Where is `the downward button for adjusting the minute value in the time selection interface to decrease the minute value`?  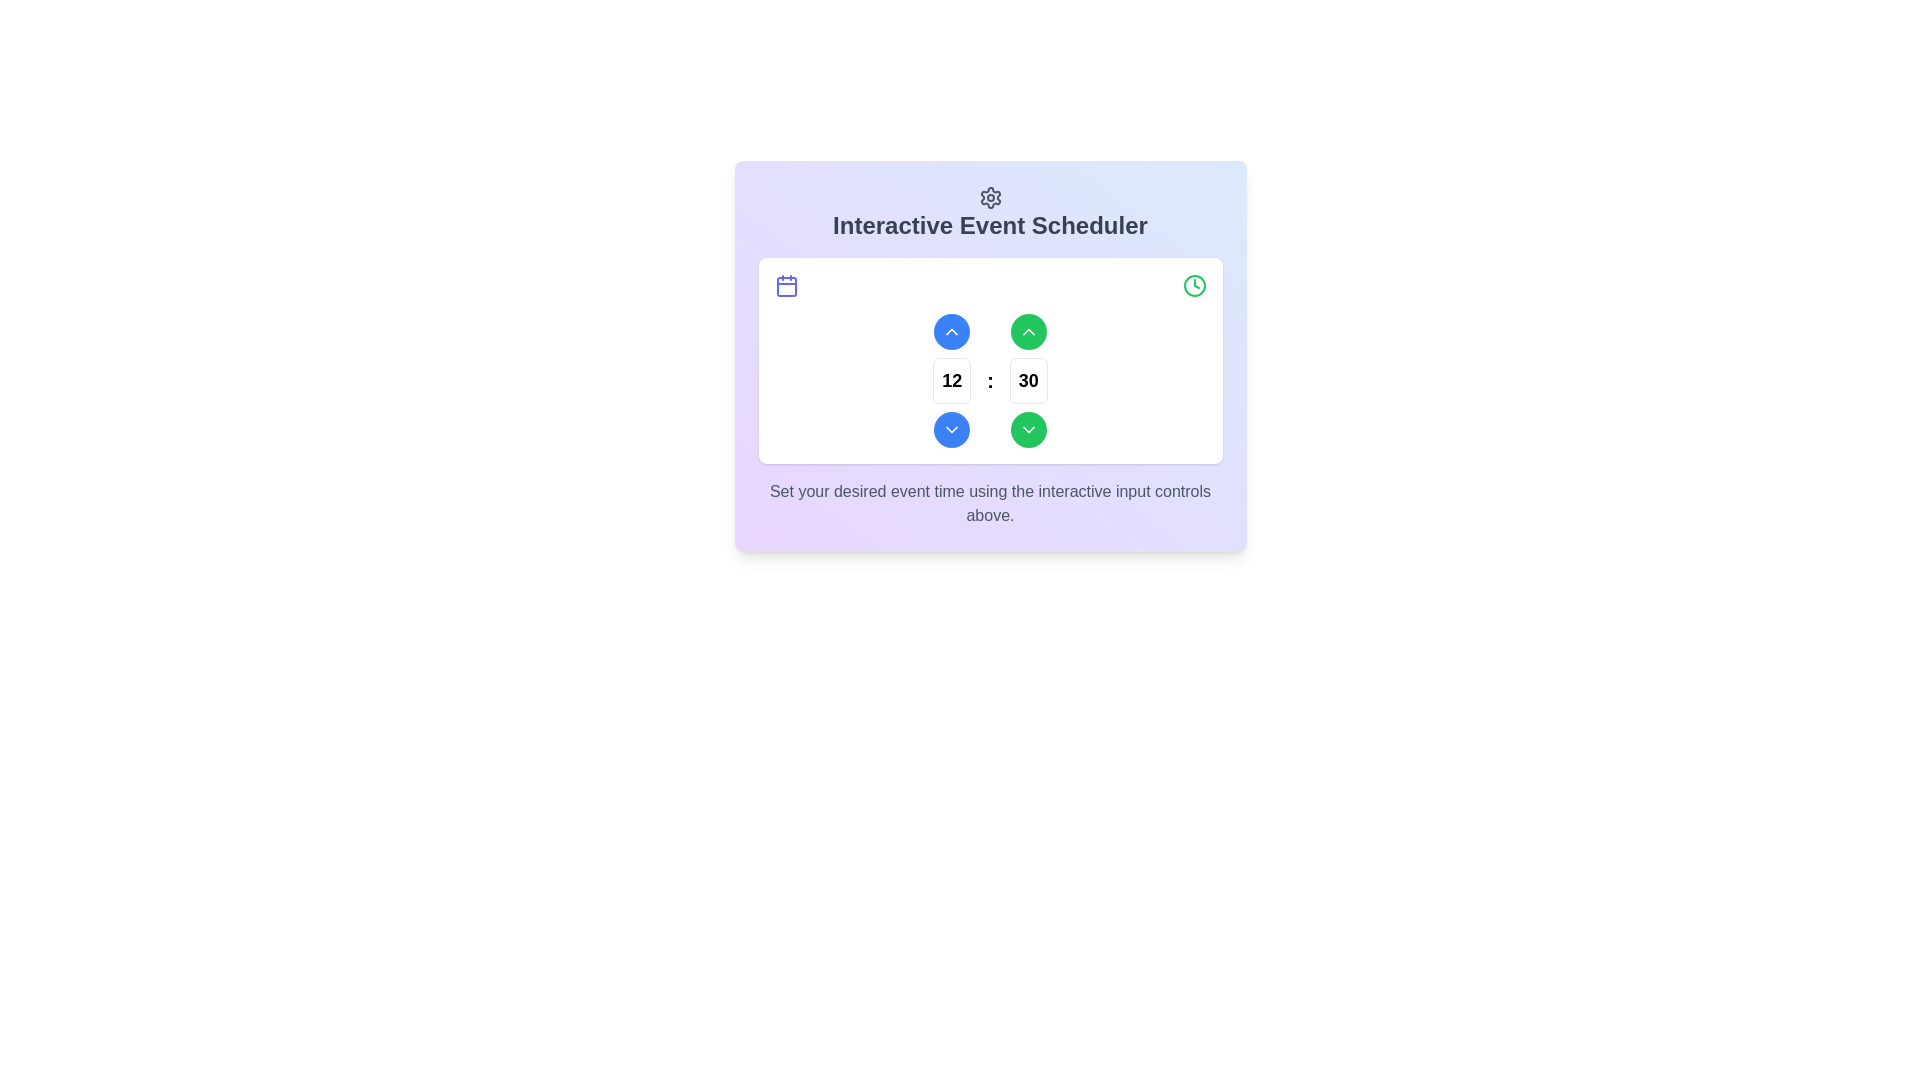 the downward button for adjusting the minute value in the time selection interface to decrease the minute value is located at coordinates (1028, 428).